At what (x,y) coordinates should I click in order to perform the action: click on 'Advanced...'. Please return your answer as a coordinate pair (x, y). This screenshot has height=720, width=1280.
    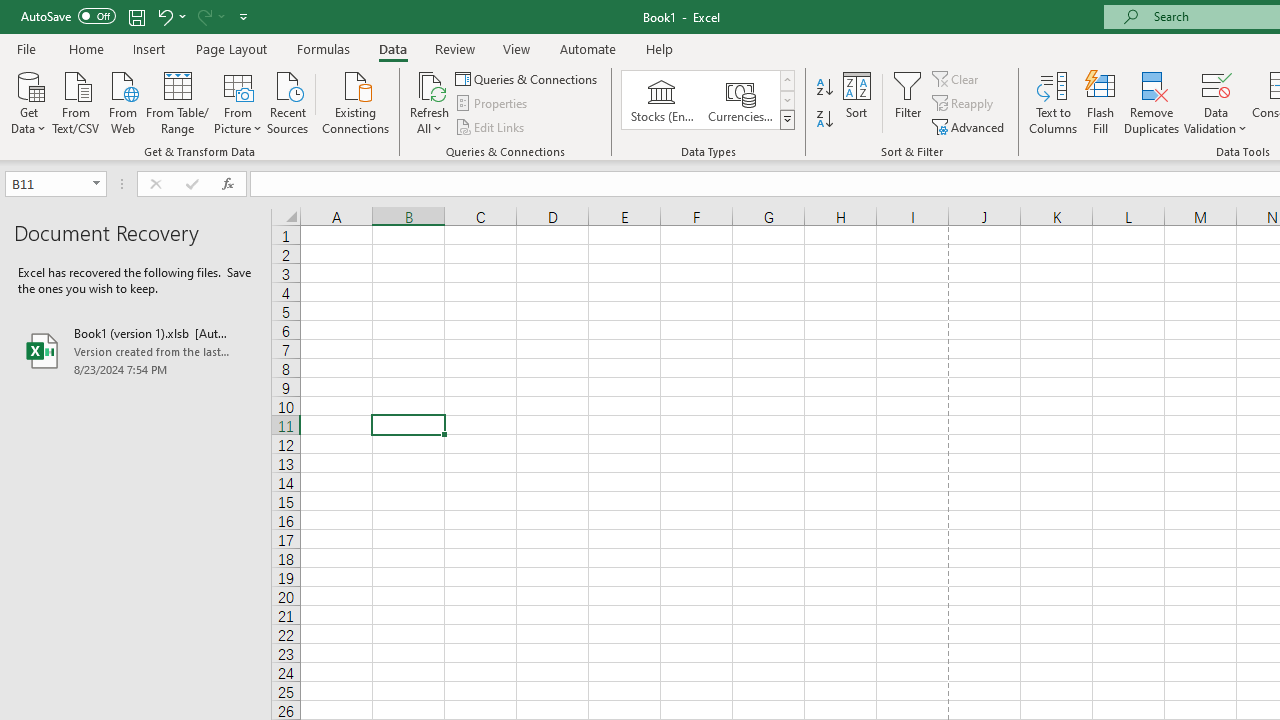
    Looking at the image, I should click on (970, 127).